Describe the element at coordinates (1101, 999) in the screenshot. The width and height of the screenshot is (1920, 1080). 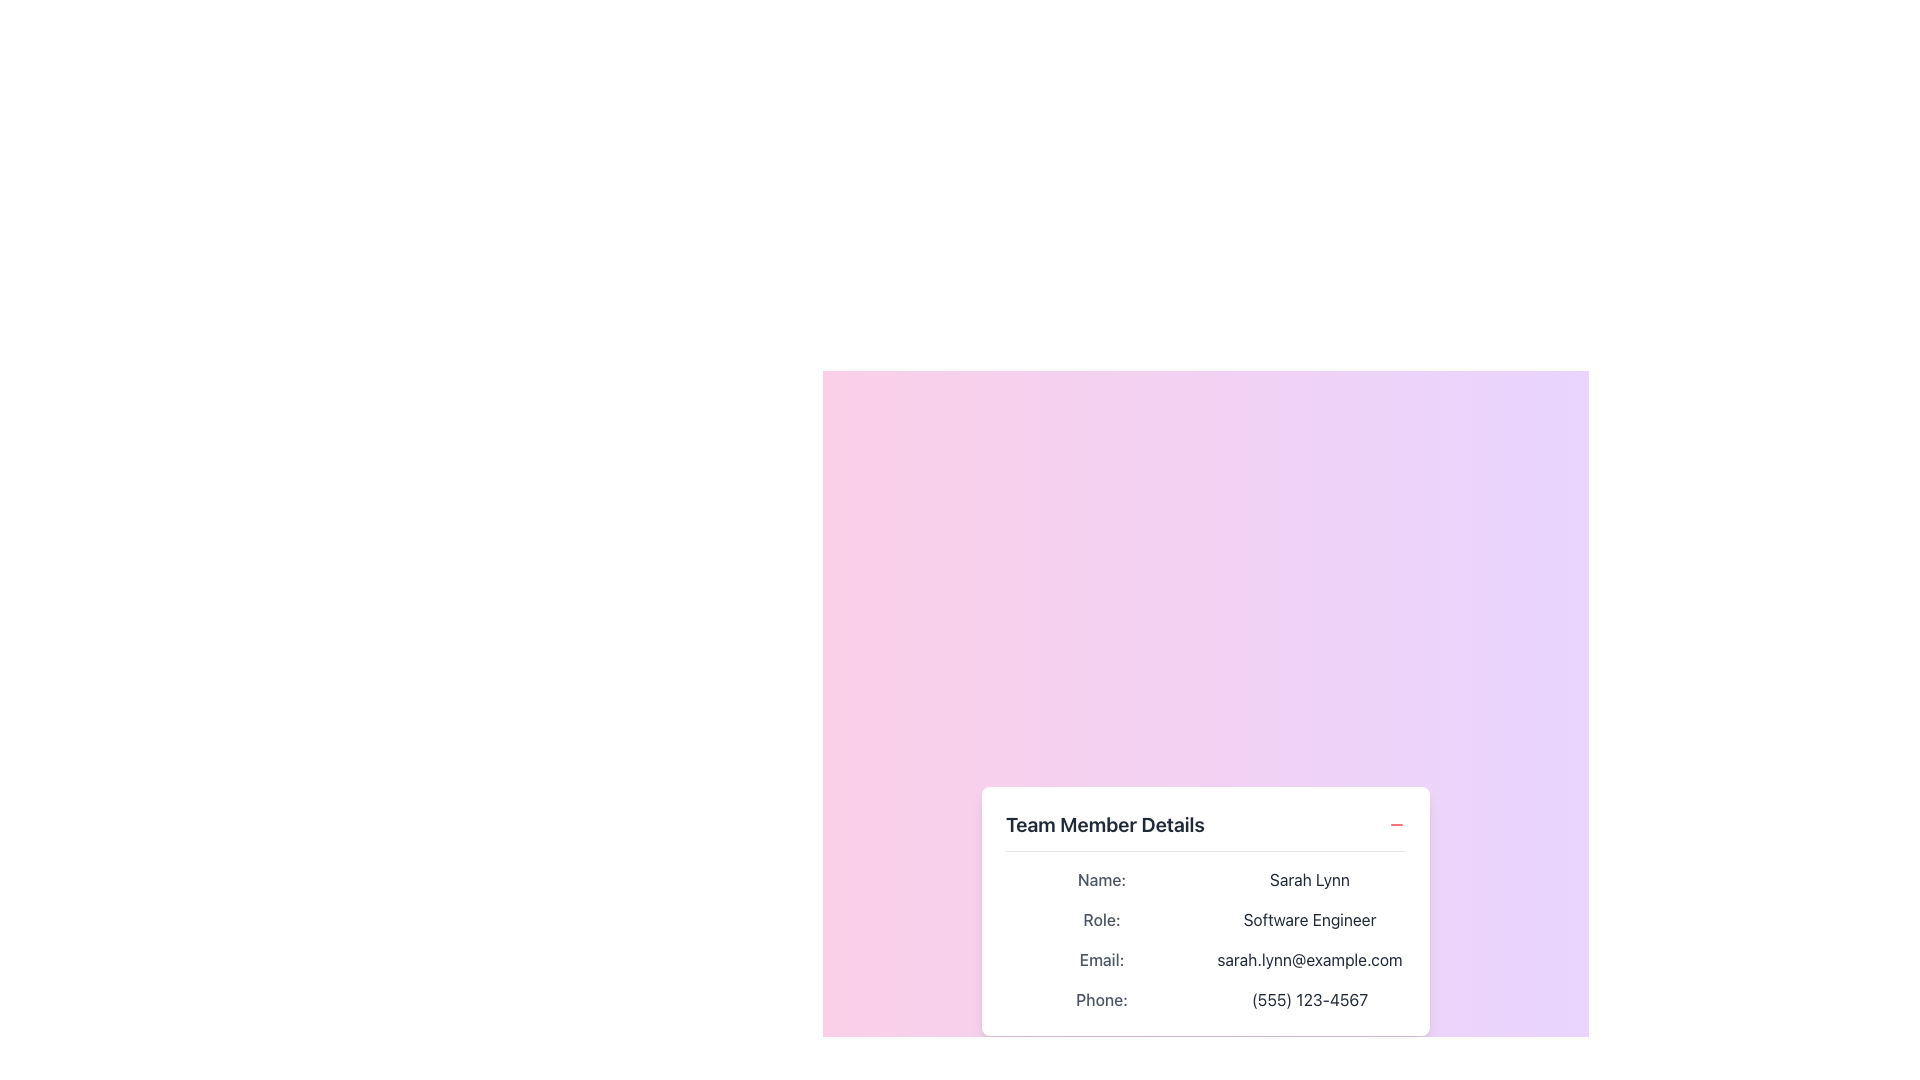
I see `the text label styled in gray and bold font reading 'Phone:', which is positioned at the bottom-left of the details section within the profile layout` at that location.